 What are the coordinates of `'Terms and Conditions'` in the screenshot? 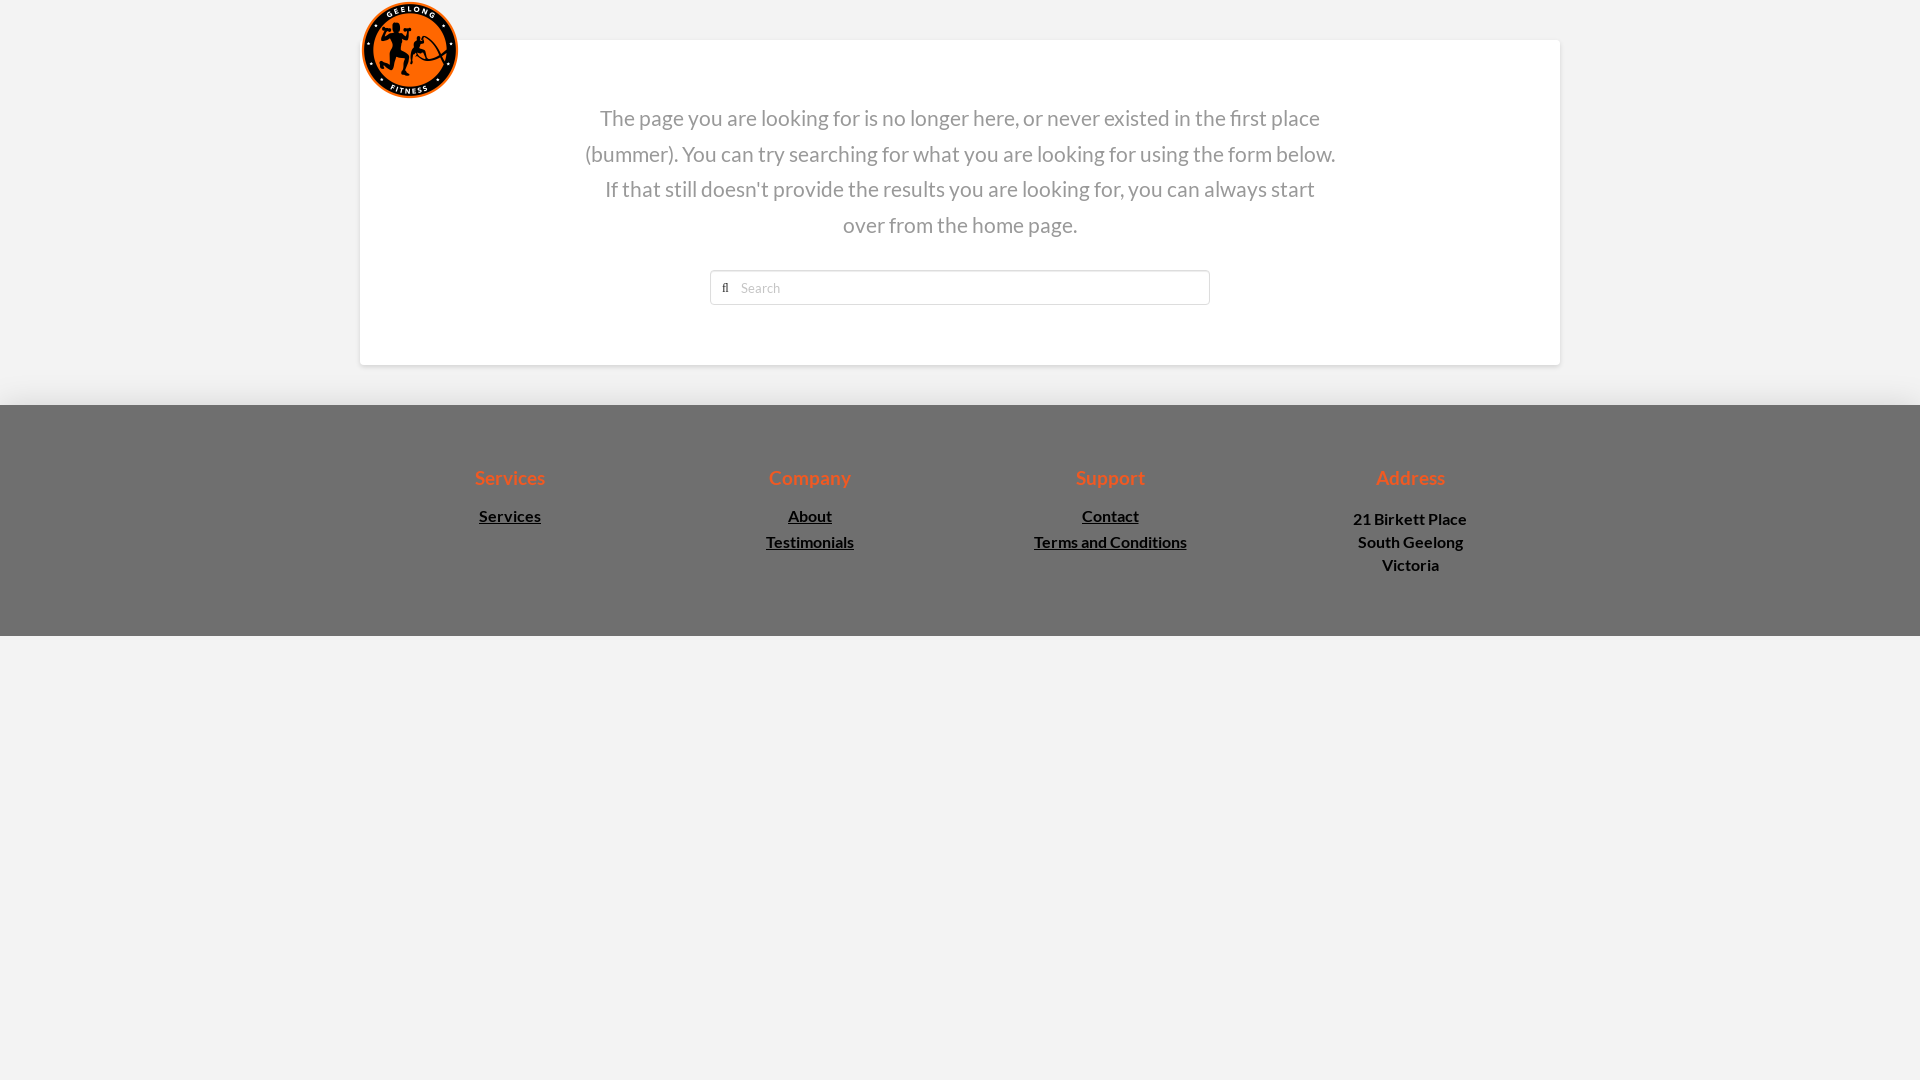 It's located at (1033, 547).